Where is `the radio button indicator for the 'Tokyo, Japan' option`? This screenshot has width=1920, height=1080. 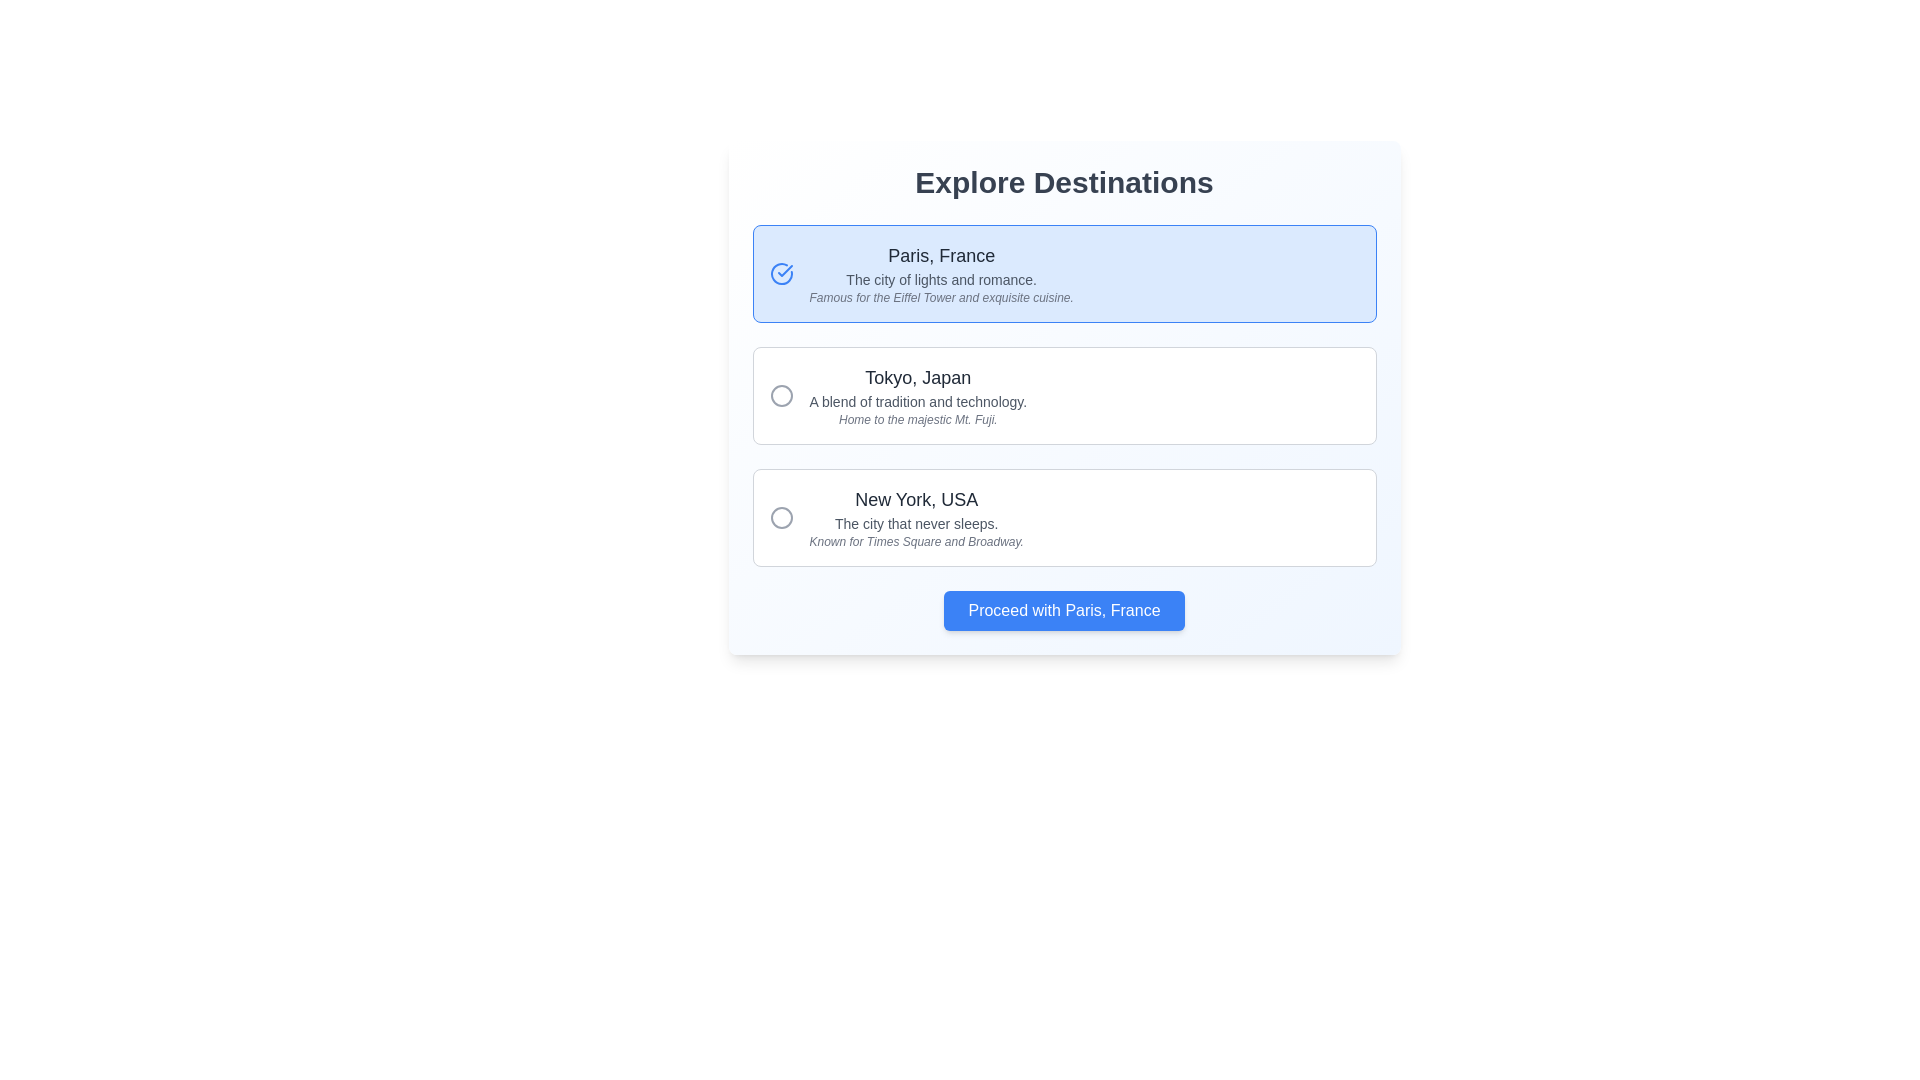 the radio button indicator for the 'Tokyo, Japan' option is located at coordinates (780, 516).